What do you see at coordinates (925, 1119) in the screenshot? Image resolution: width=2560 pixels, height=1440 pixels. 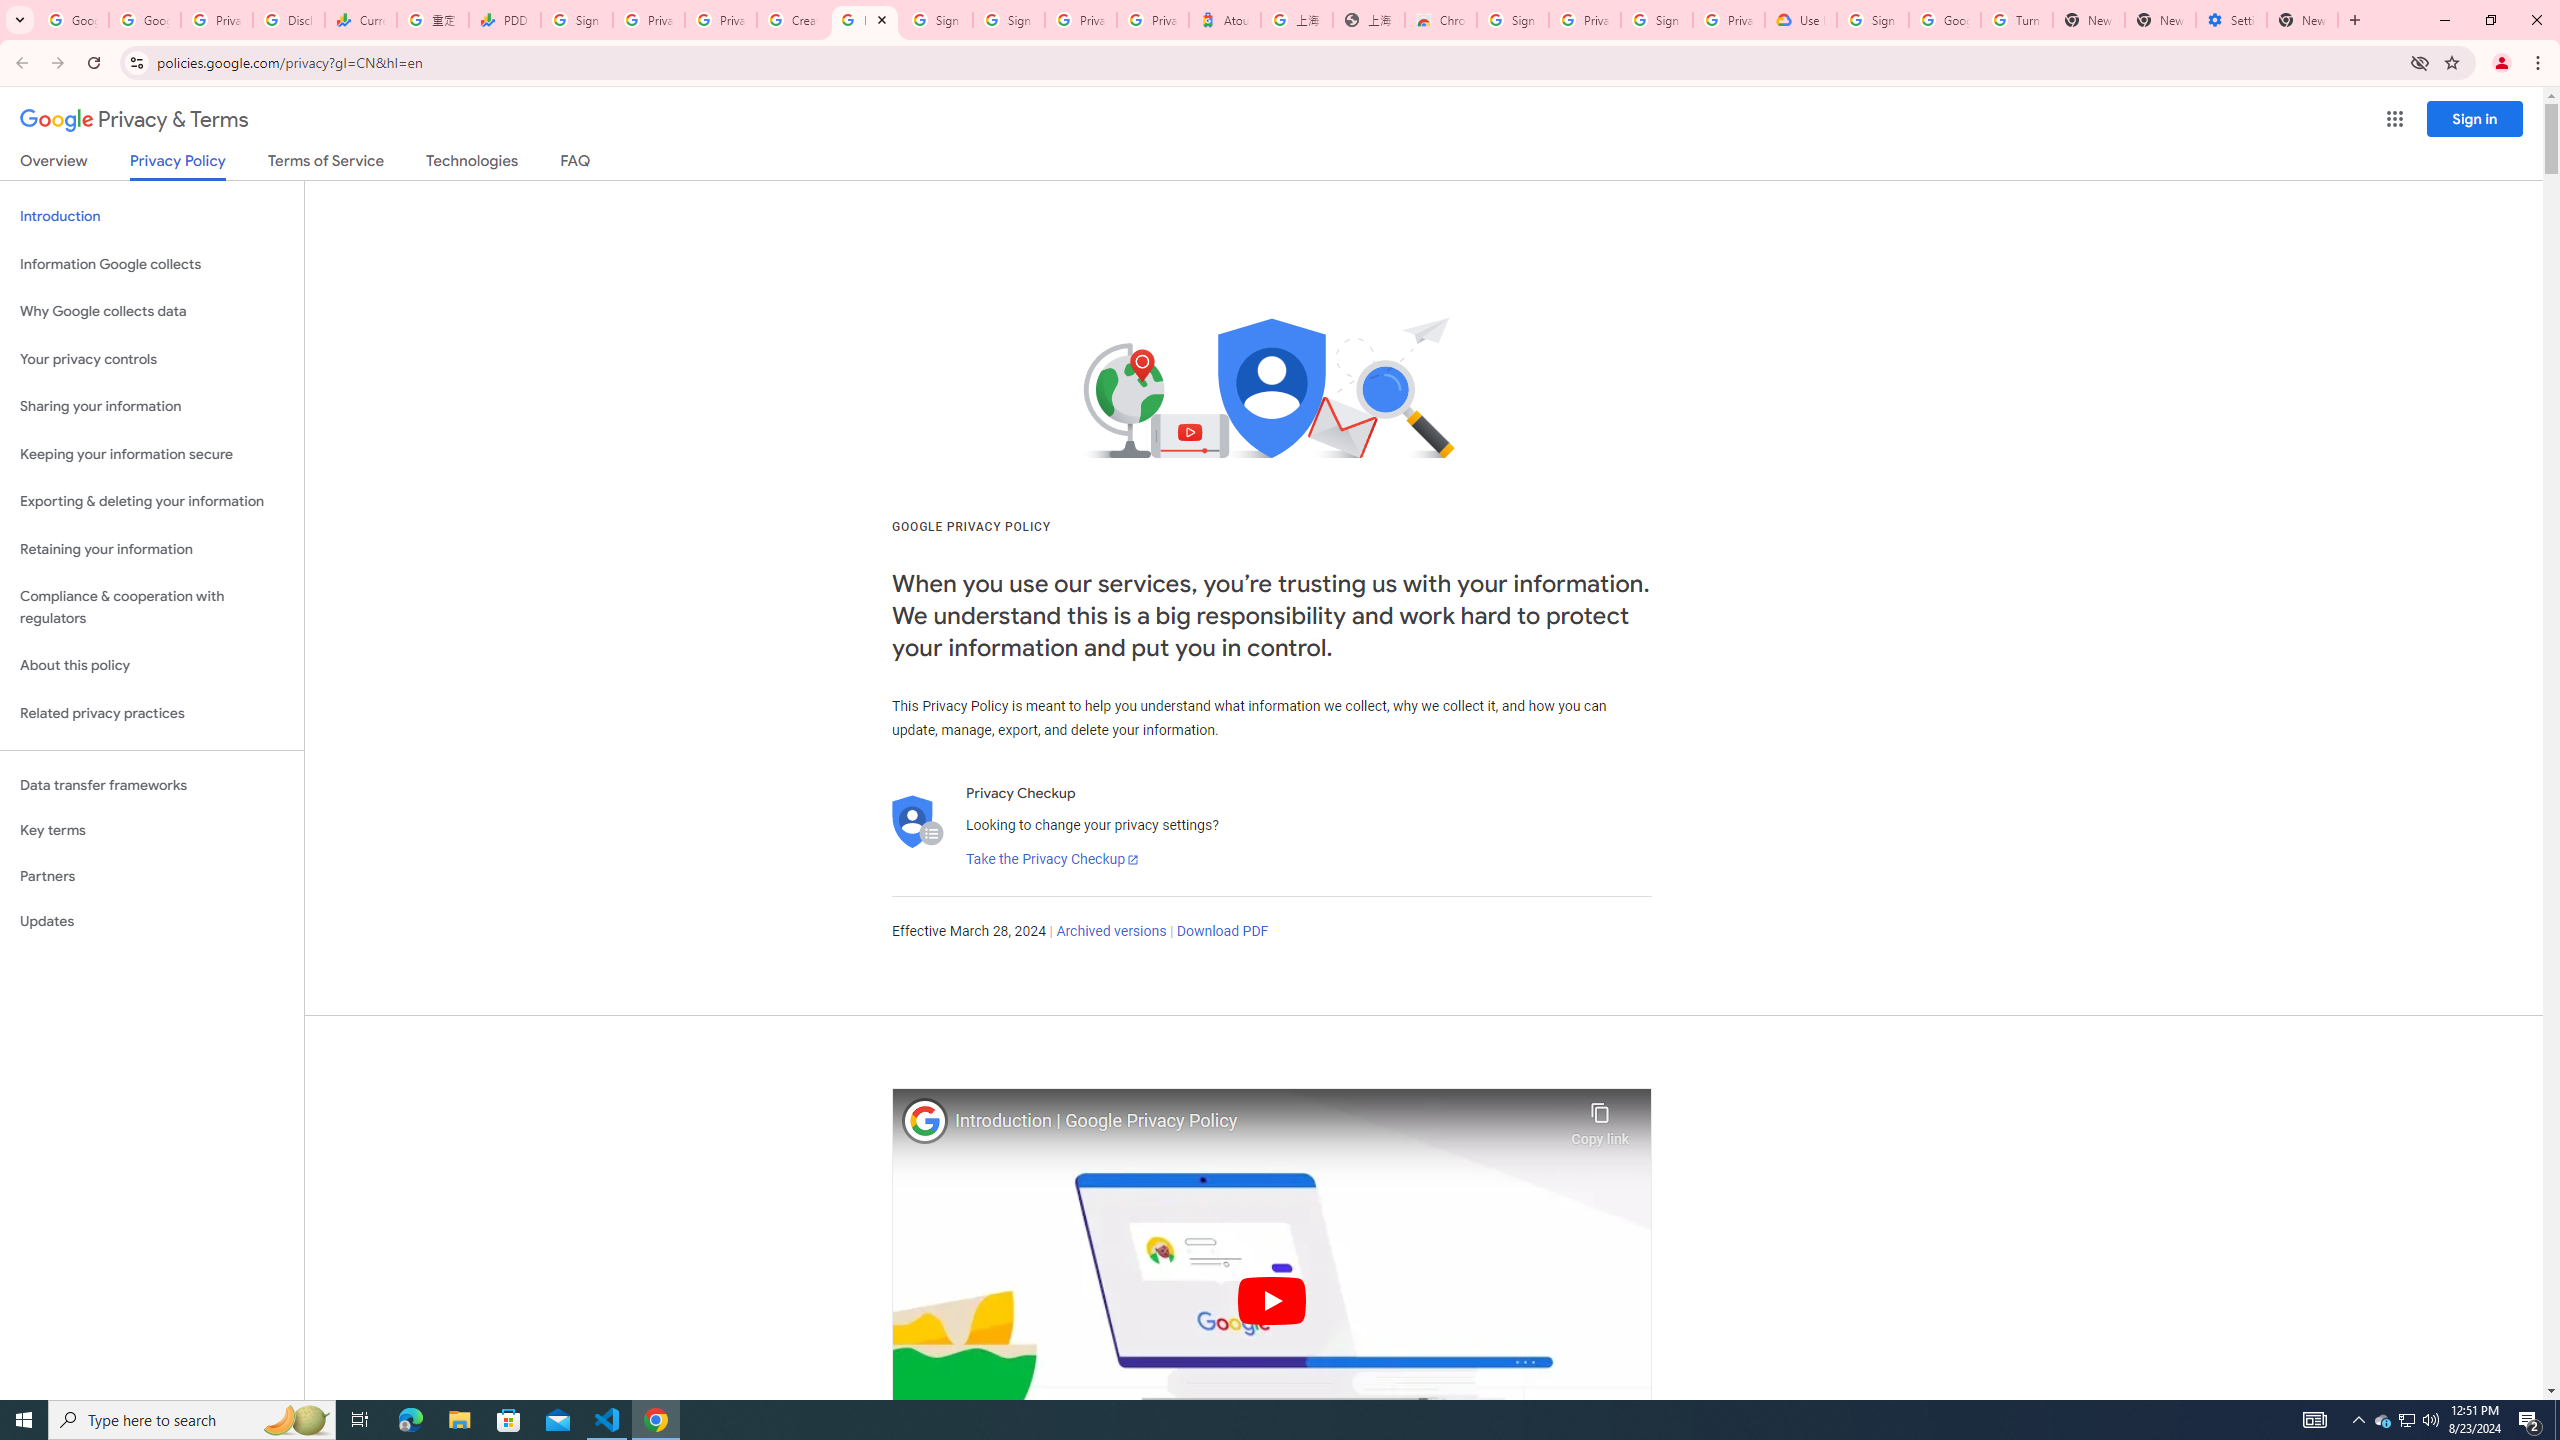 I see `'Photo image of Google'` at bounding box center [925, 1119].